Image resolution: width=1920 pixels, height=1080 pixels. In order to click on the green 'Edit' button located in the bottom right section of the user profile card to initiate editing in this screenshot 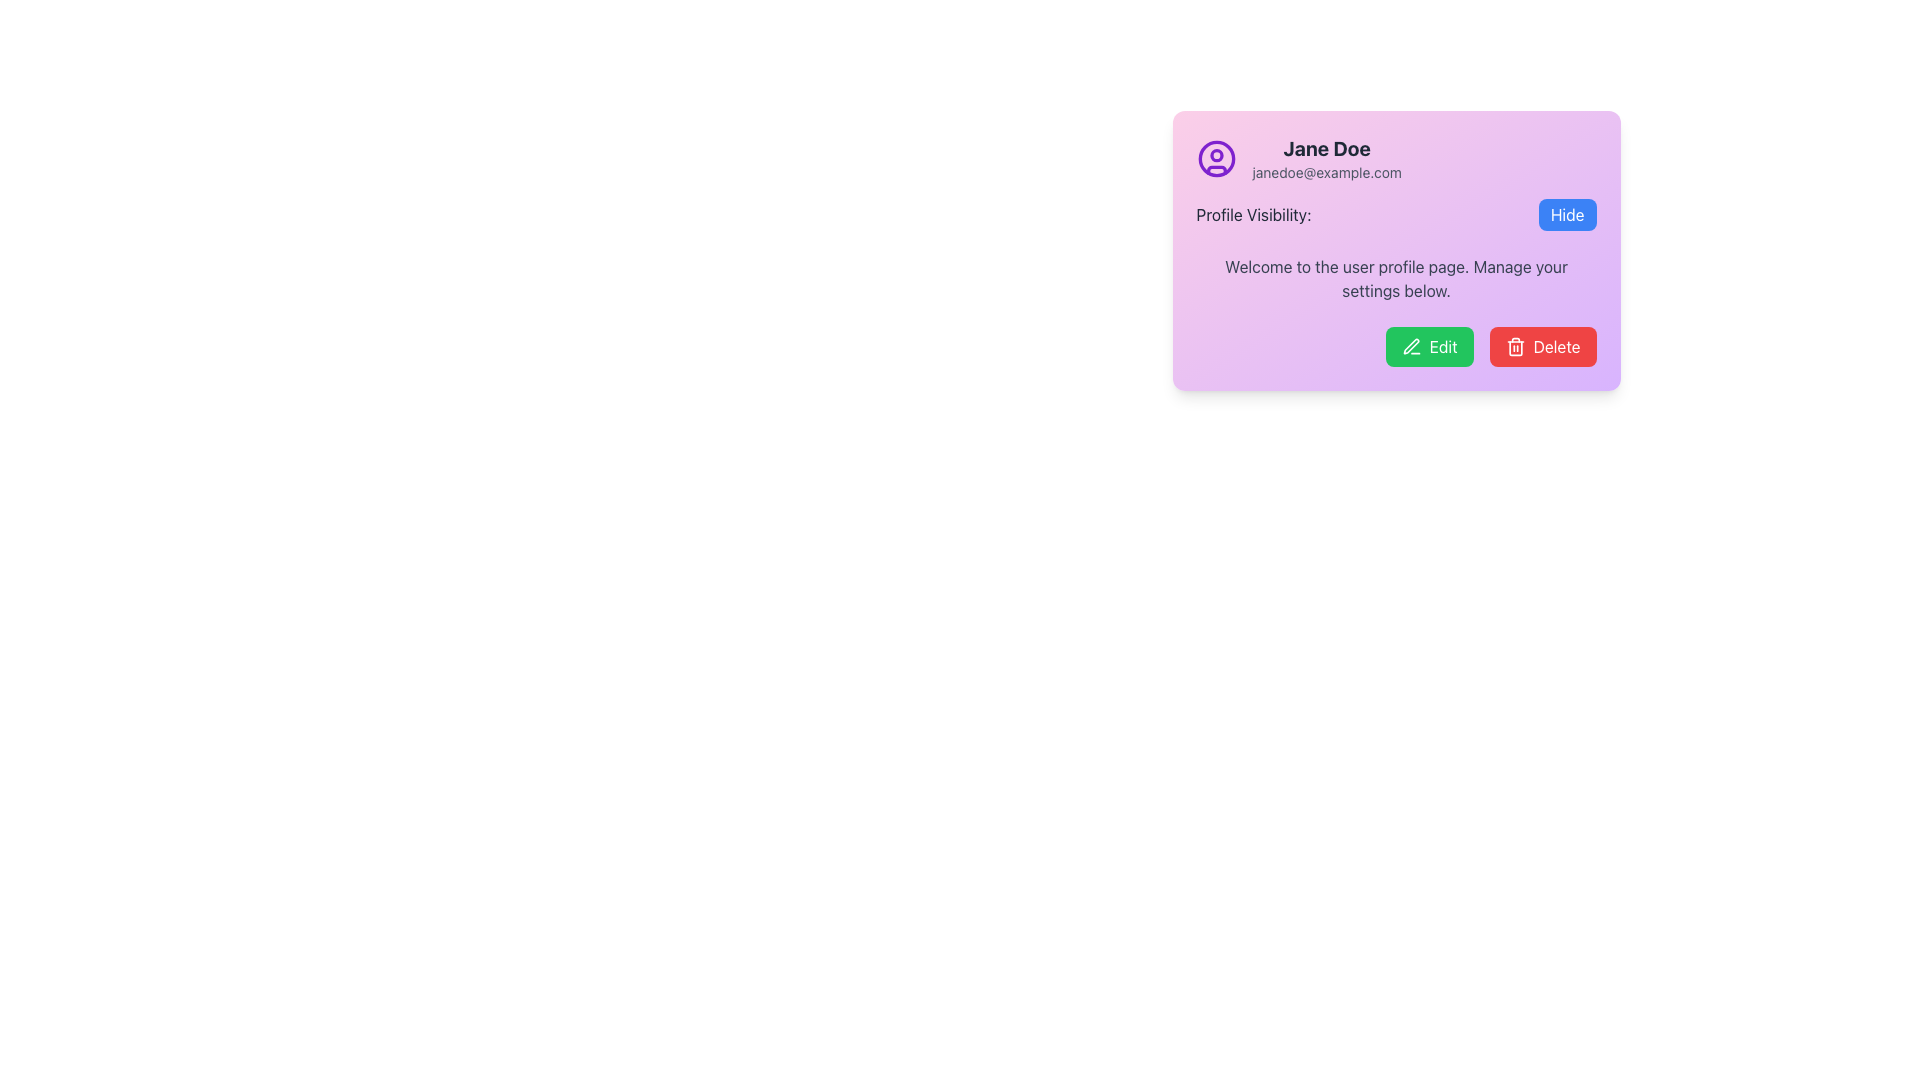, I will do `click(1395, 346)`.